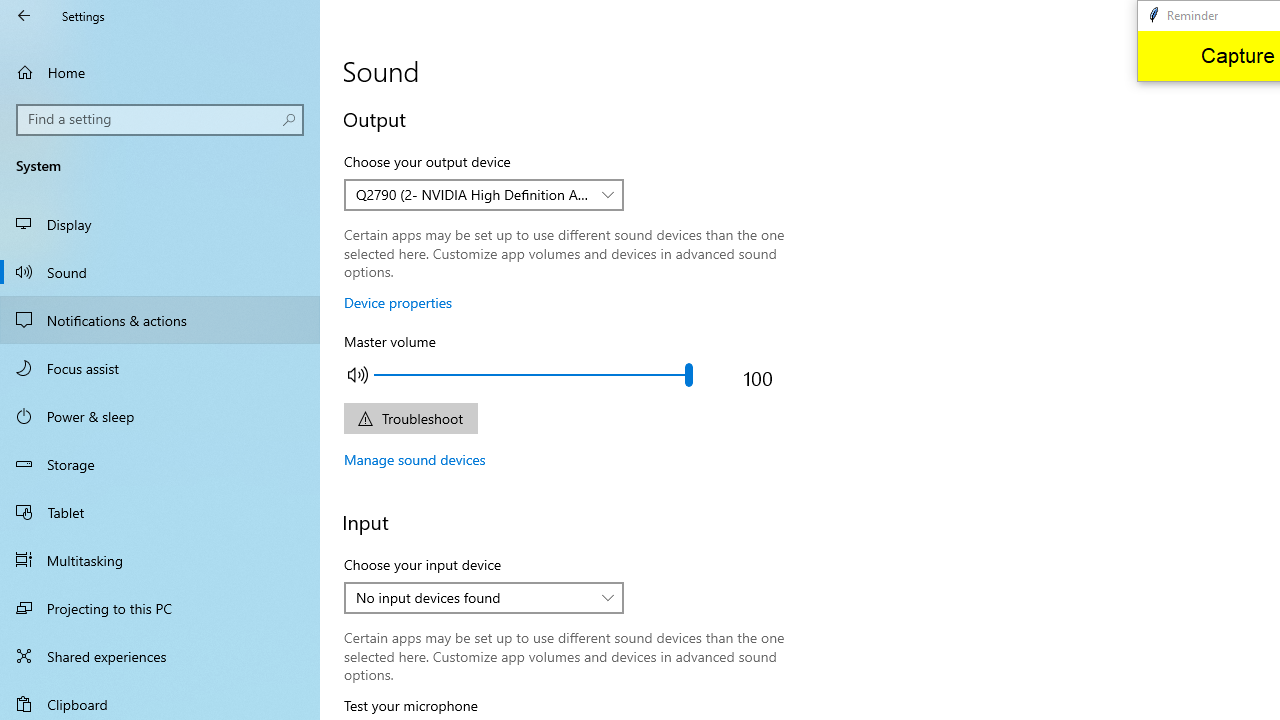 The image size is (1280, 720). What do you see at coordinates (160, 464) in the screenshot?
I see `'Storage'` at bounding box center [160, 464].